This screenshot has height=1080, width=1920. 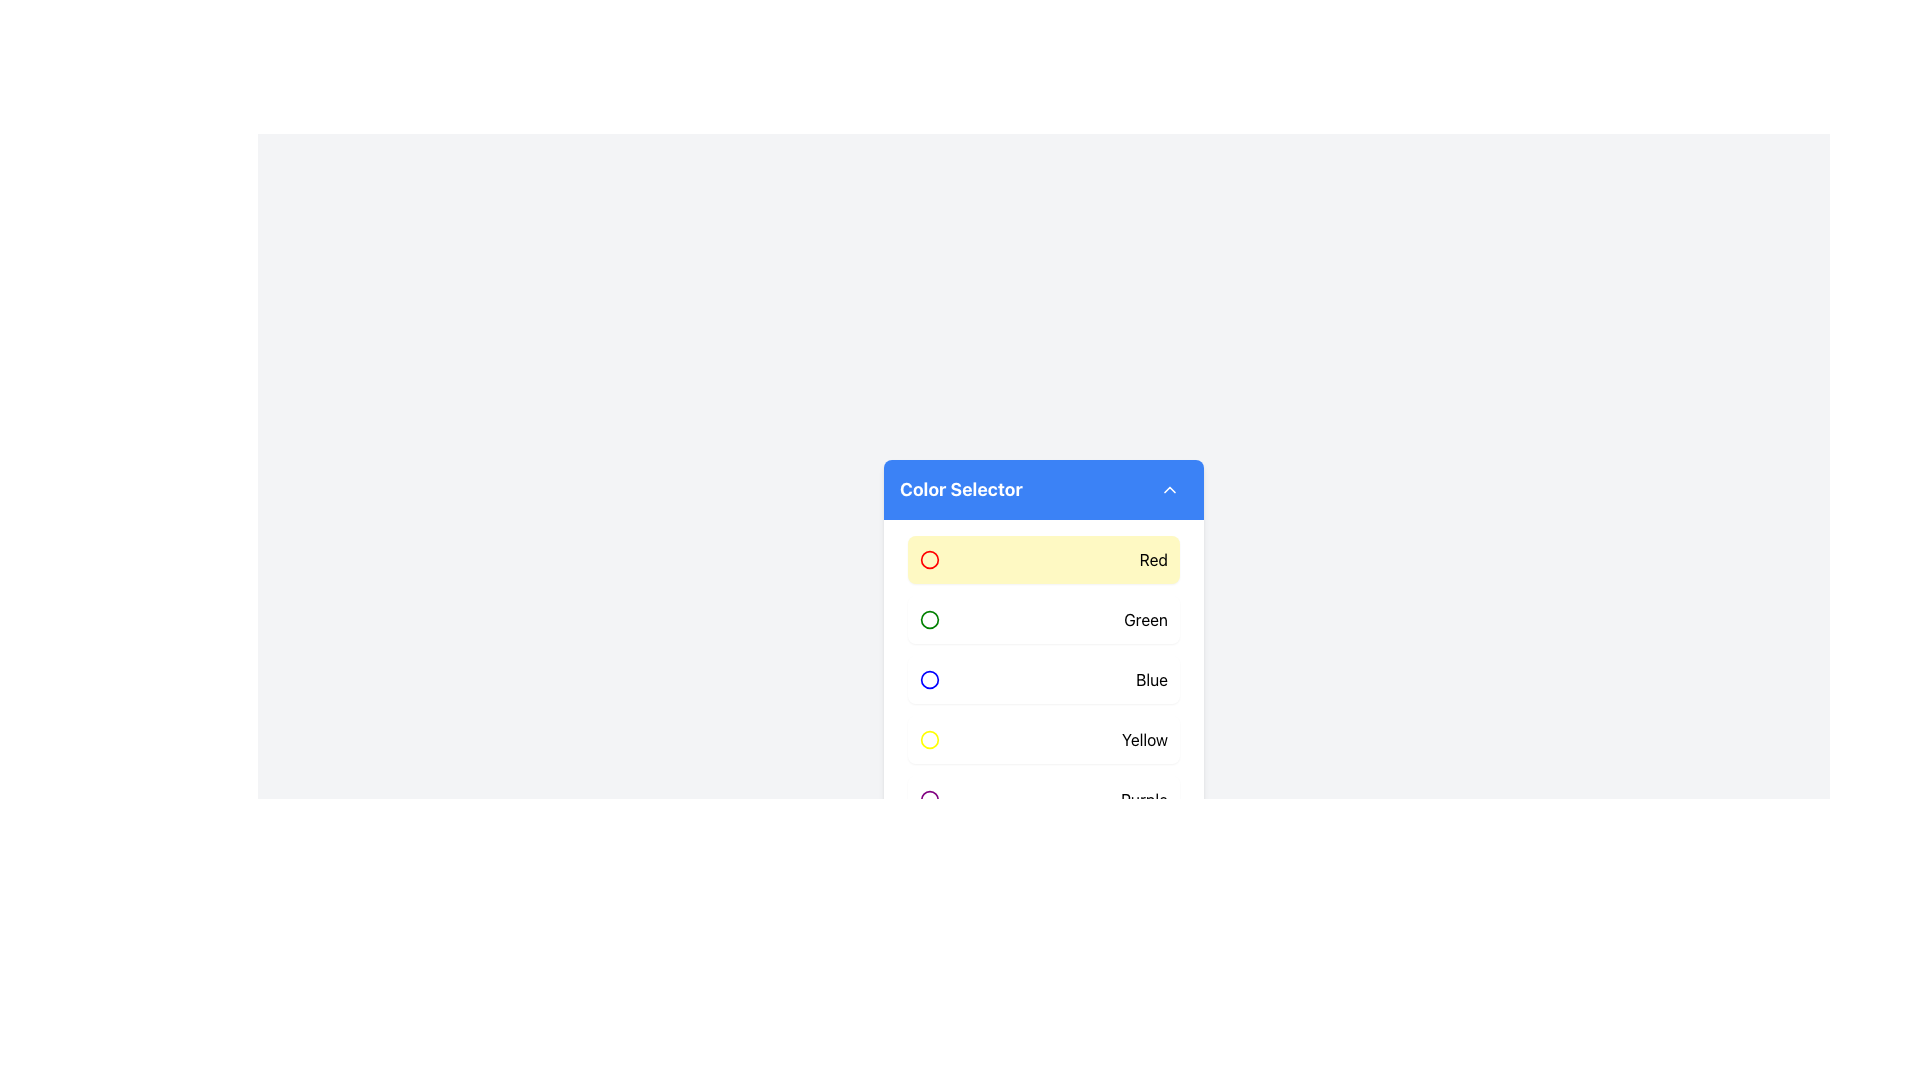 I want to click on the yellow color icon in the fourth row of the dropdown color selector, so click(x=929, y=740).